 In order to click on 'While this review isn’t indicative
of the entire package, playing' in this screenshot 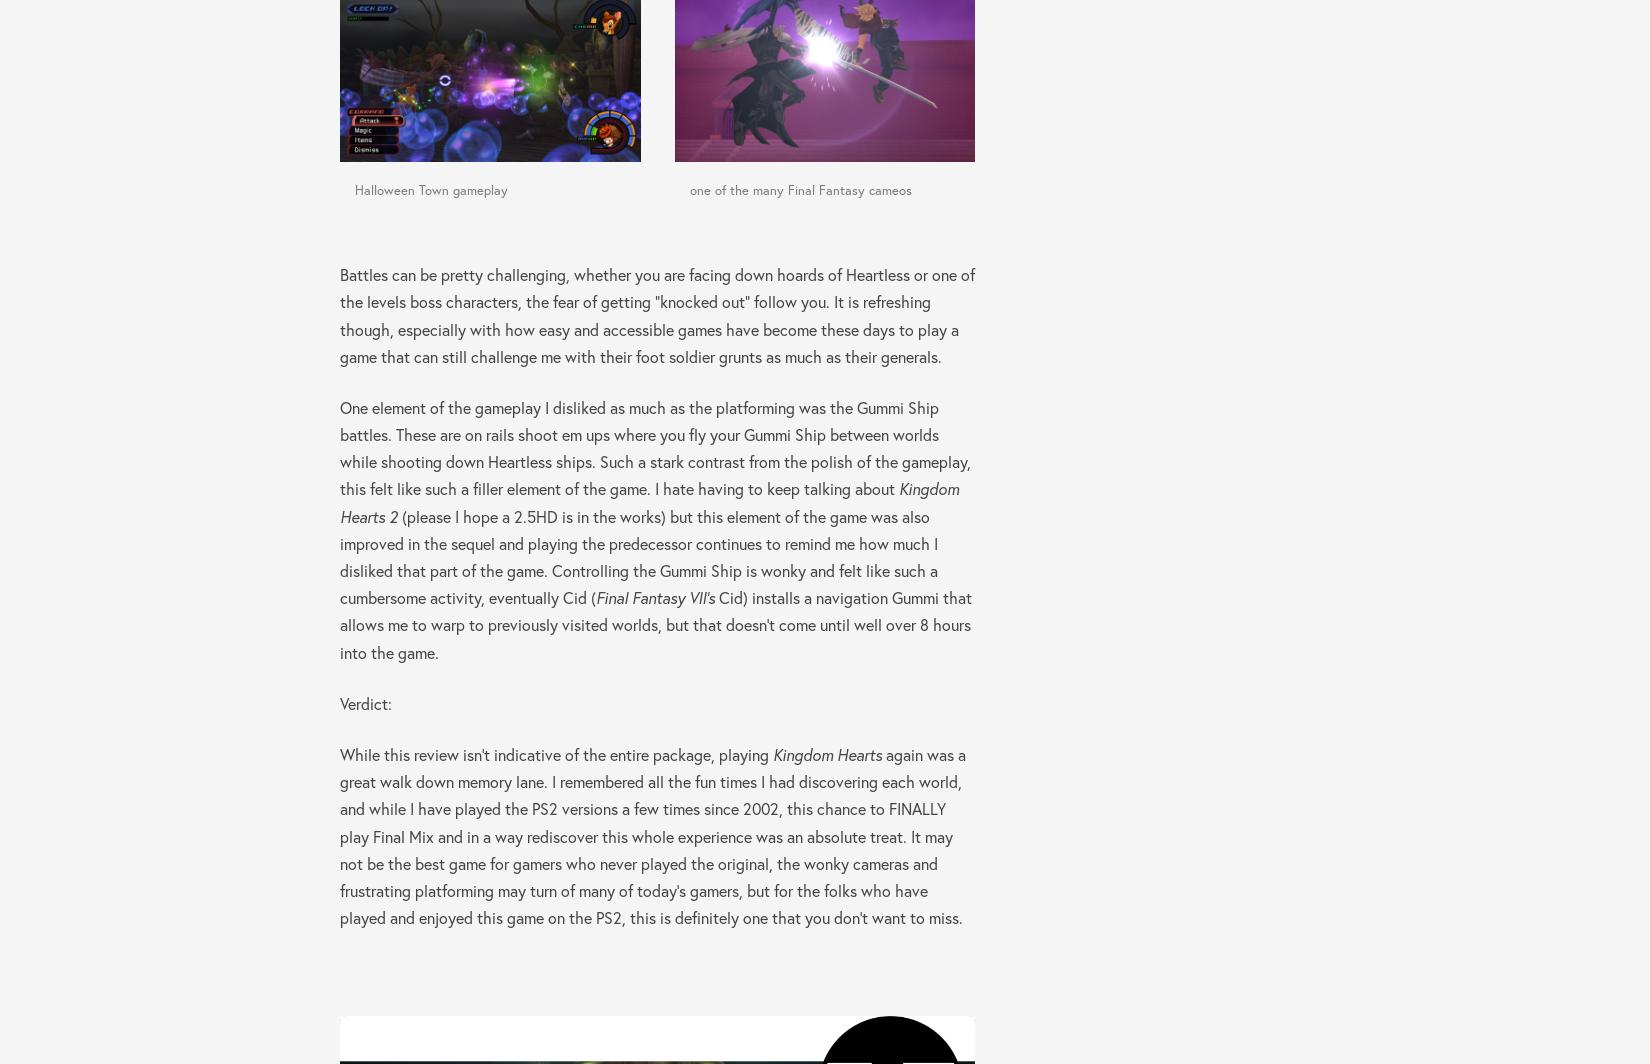, I will do `click(555, 753)`.